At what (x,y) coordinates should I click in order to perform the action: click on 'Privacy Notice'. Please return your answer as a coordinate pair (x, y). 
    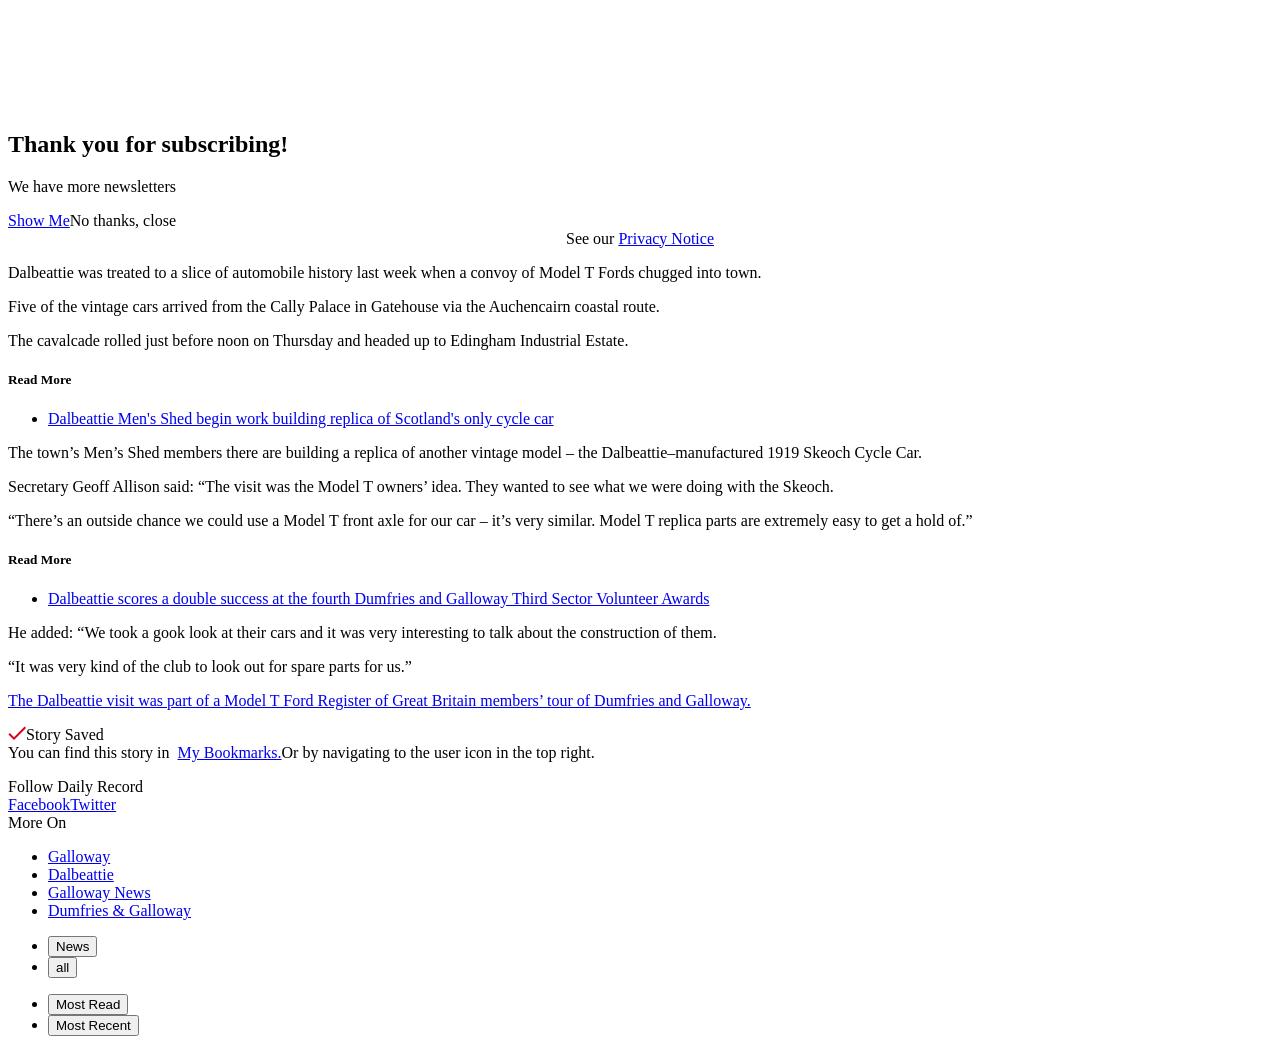
    Looking at the image, I should click on (665, 236).